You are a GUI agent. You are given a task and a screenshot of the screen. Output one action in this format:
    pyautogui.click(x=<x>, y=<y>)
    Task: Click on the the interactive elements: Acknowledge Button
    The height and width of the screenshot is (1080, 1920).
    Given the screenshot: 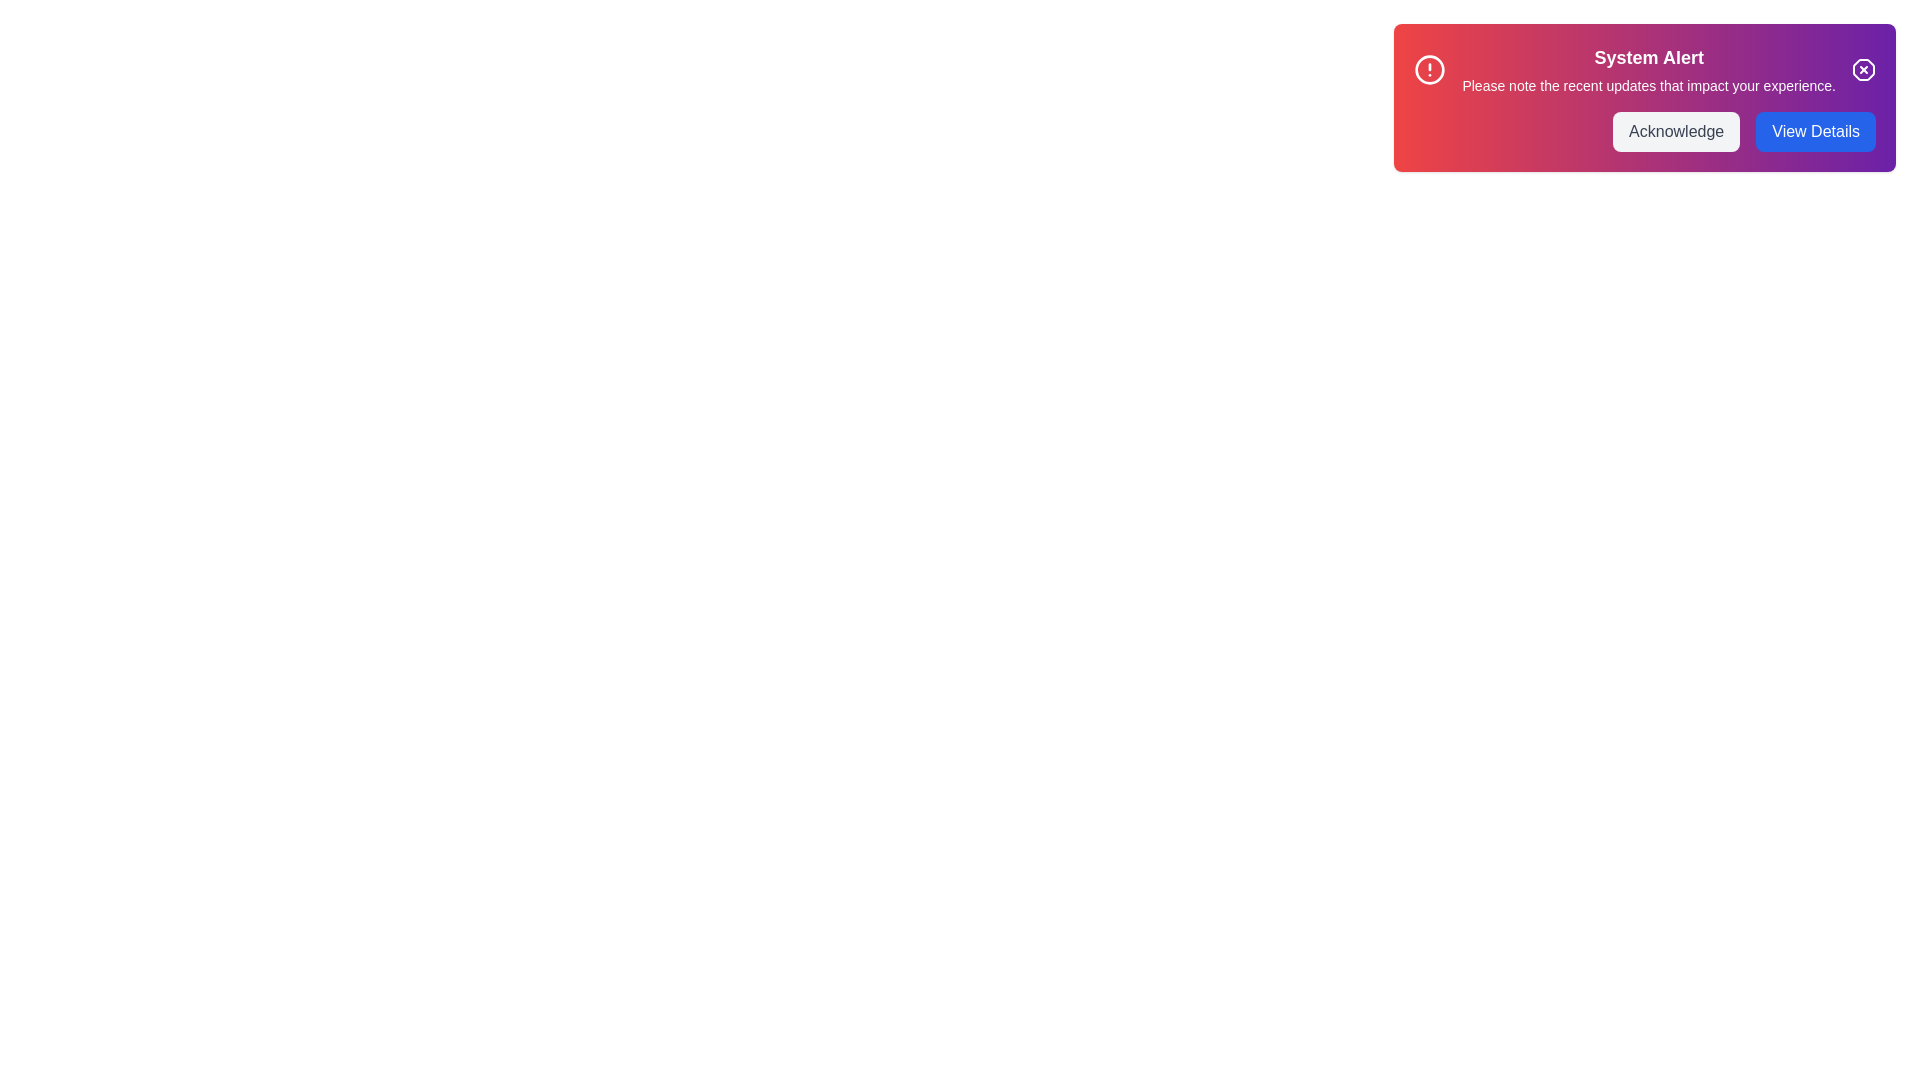 What is the action you would take?
    pyautogui.click(x=1676, y=131)
    